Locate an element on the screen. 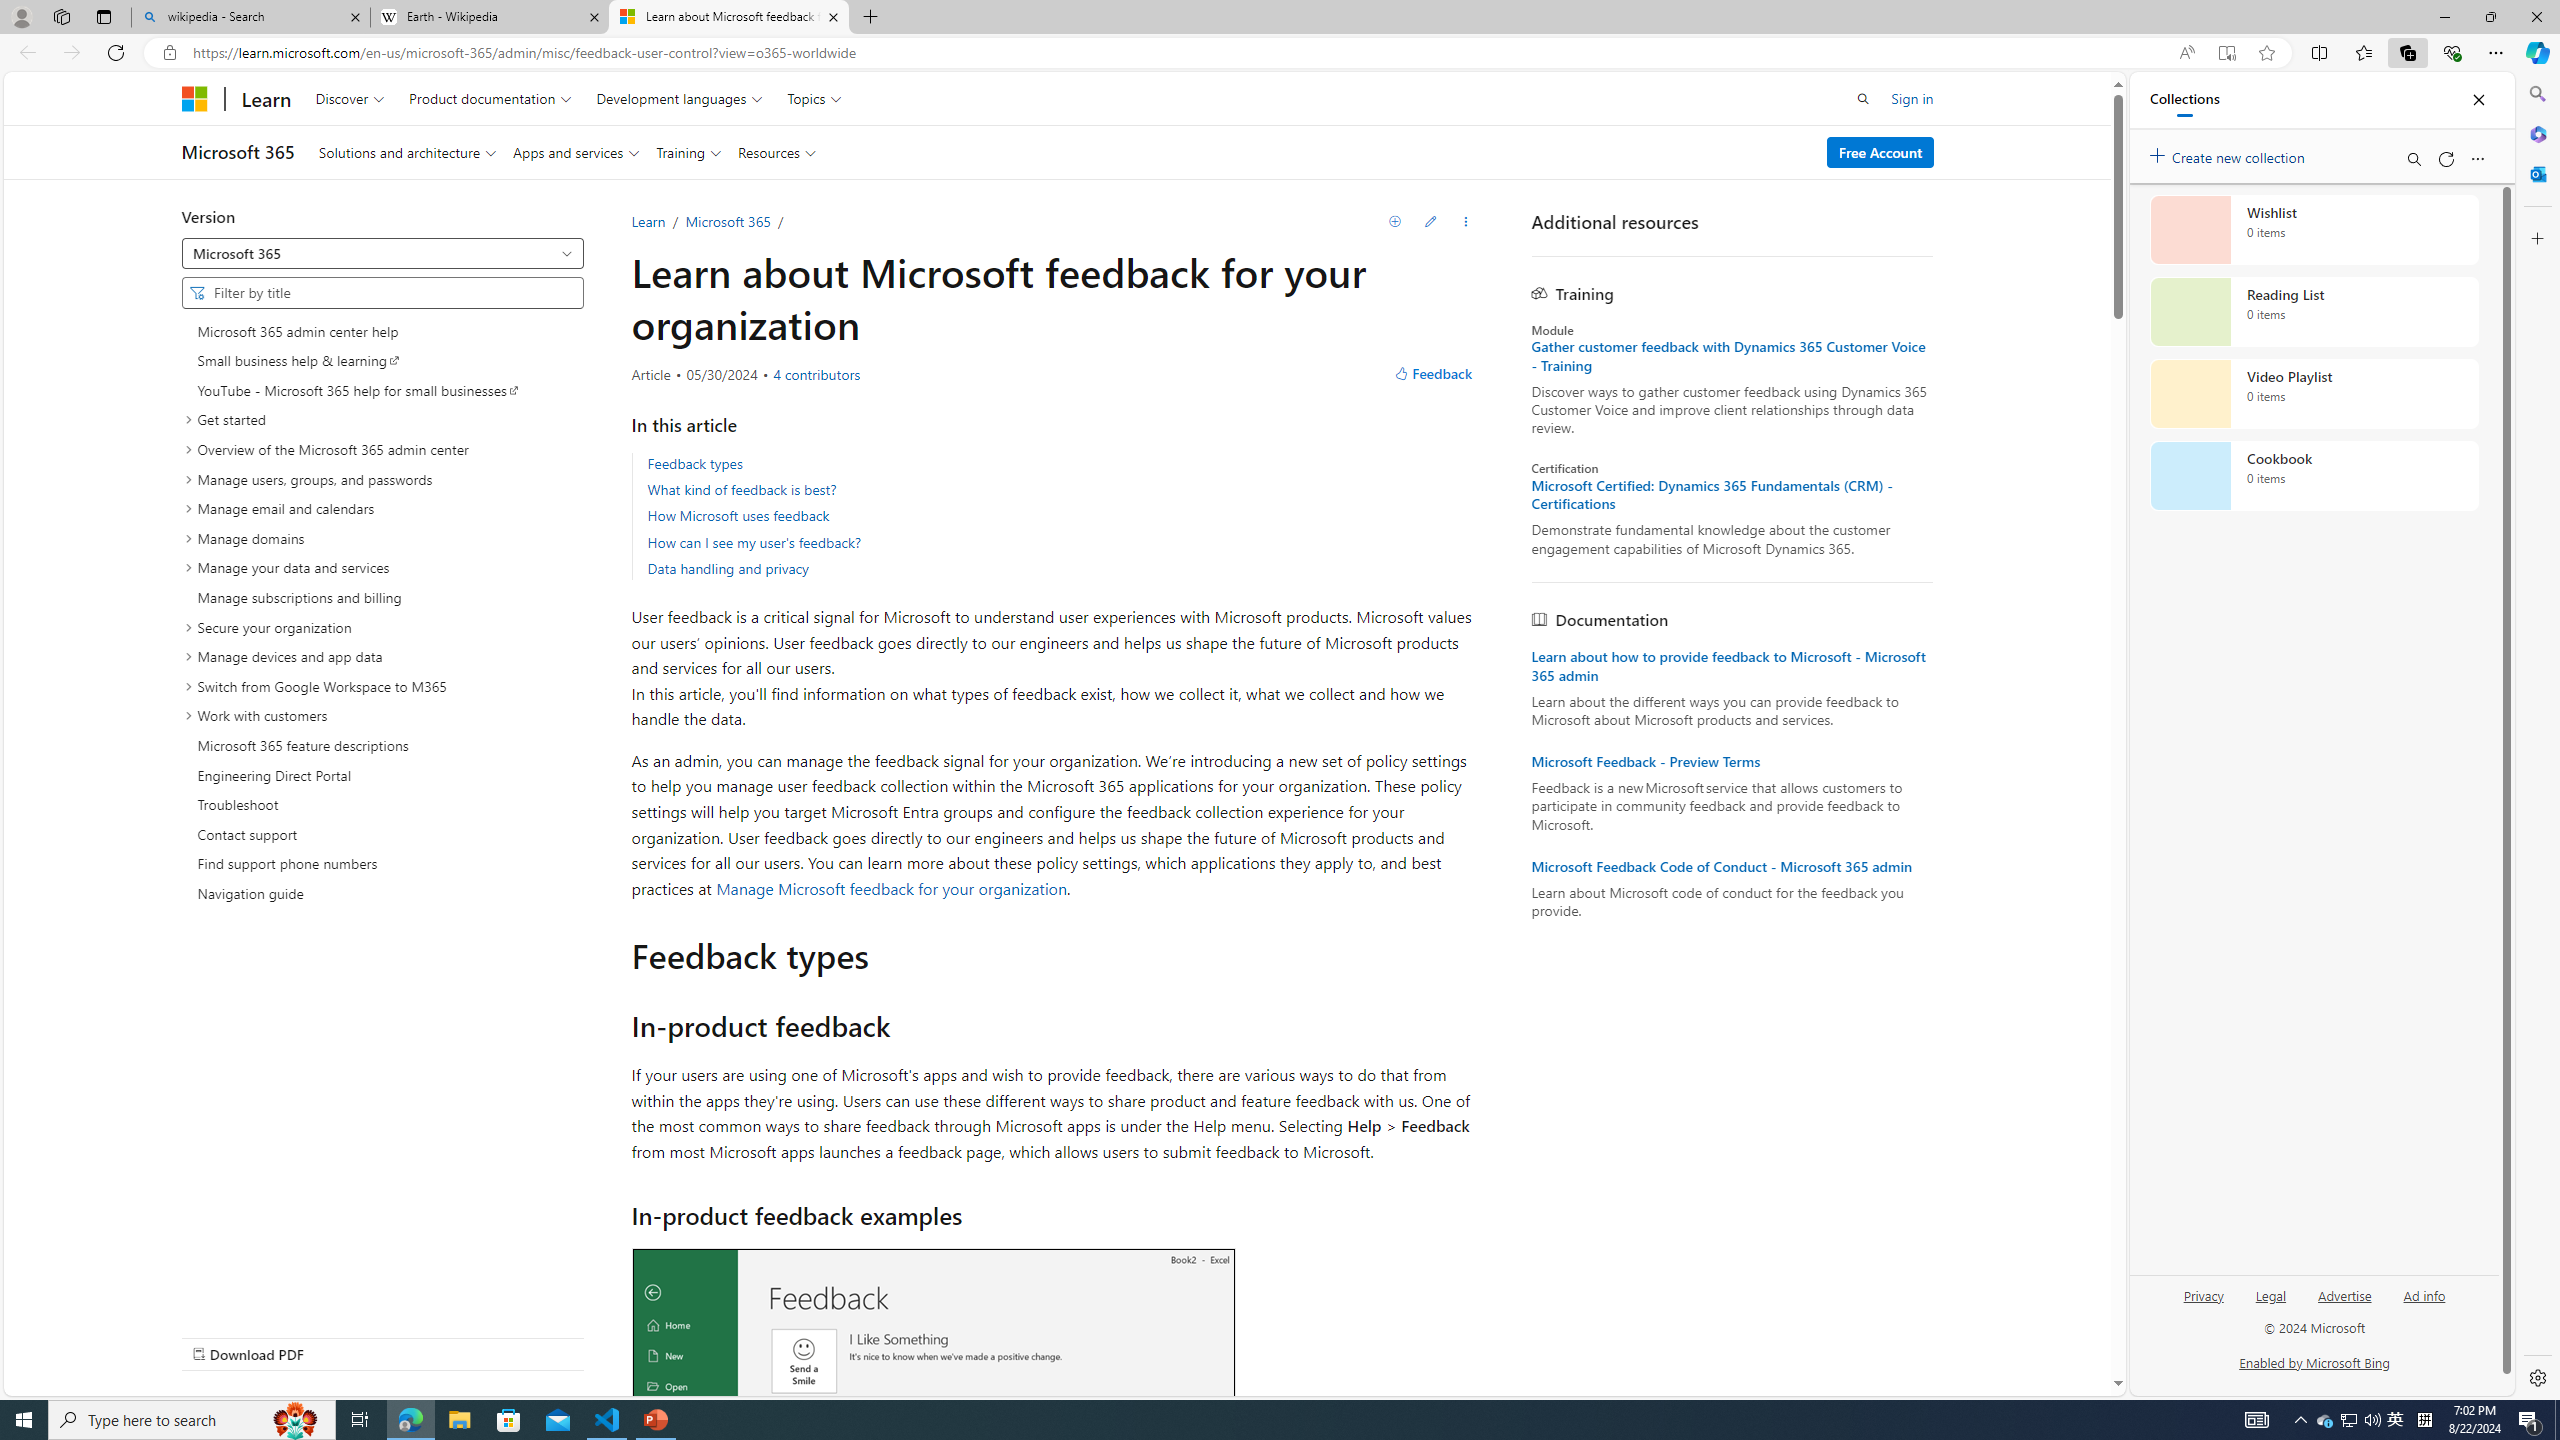 The image size is (2560, 1440). 'Microsoft Feedback - Preview Terms' is located at coordinates (1731, 762).